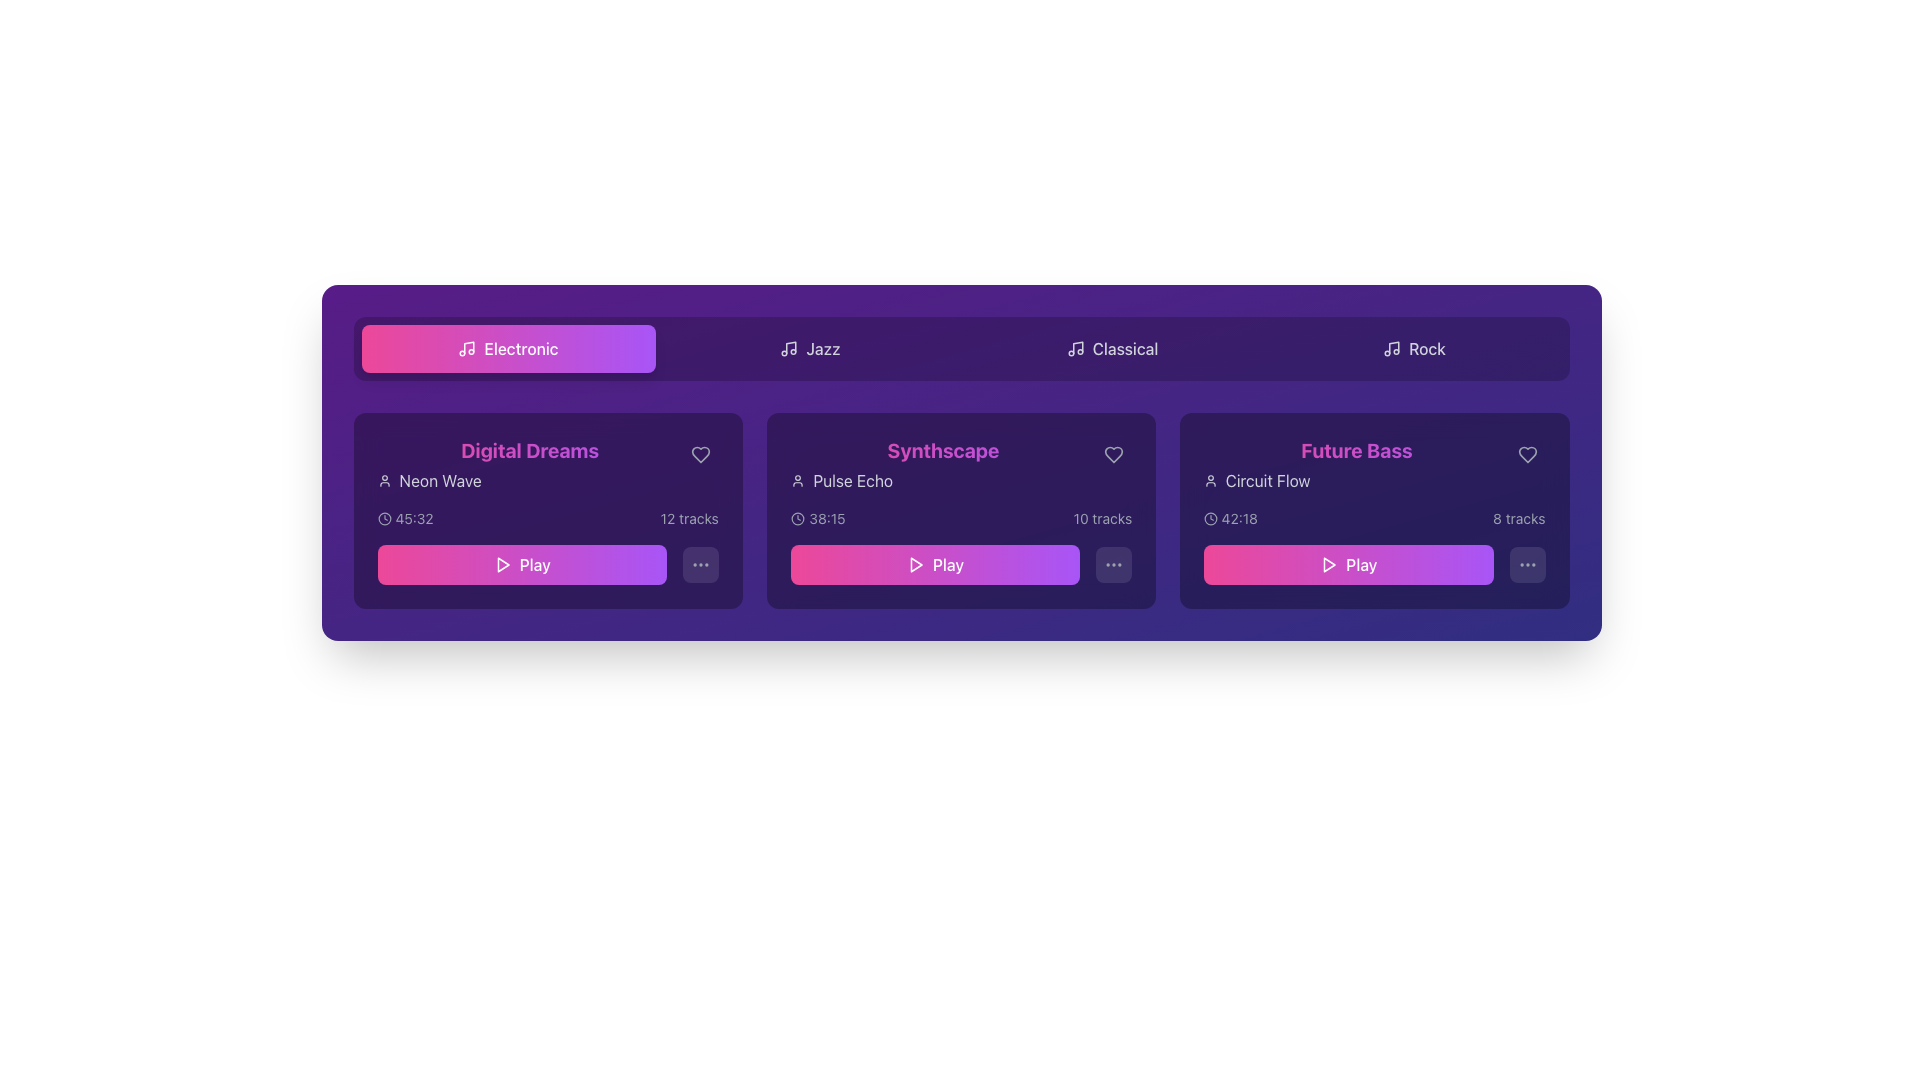 The width and height of the screenshot is (1920, 1080). Describe the element at coordinates (700, 564) in the screenshot. I see `the small, rounded rectangular button with three vertically aligned dots, located to the right of the 'Play' button in the 'Digital Dreams' section` at that location.